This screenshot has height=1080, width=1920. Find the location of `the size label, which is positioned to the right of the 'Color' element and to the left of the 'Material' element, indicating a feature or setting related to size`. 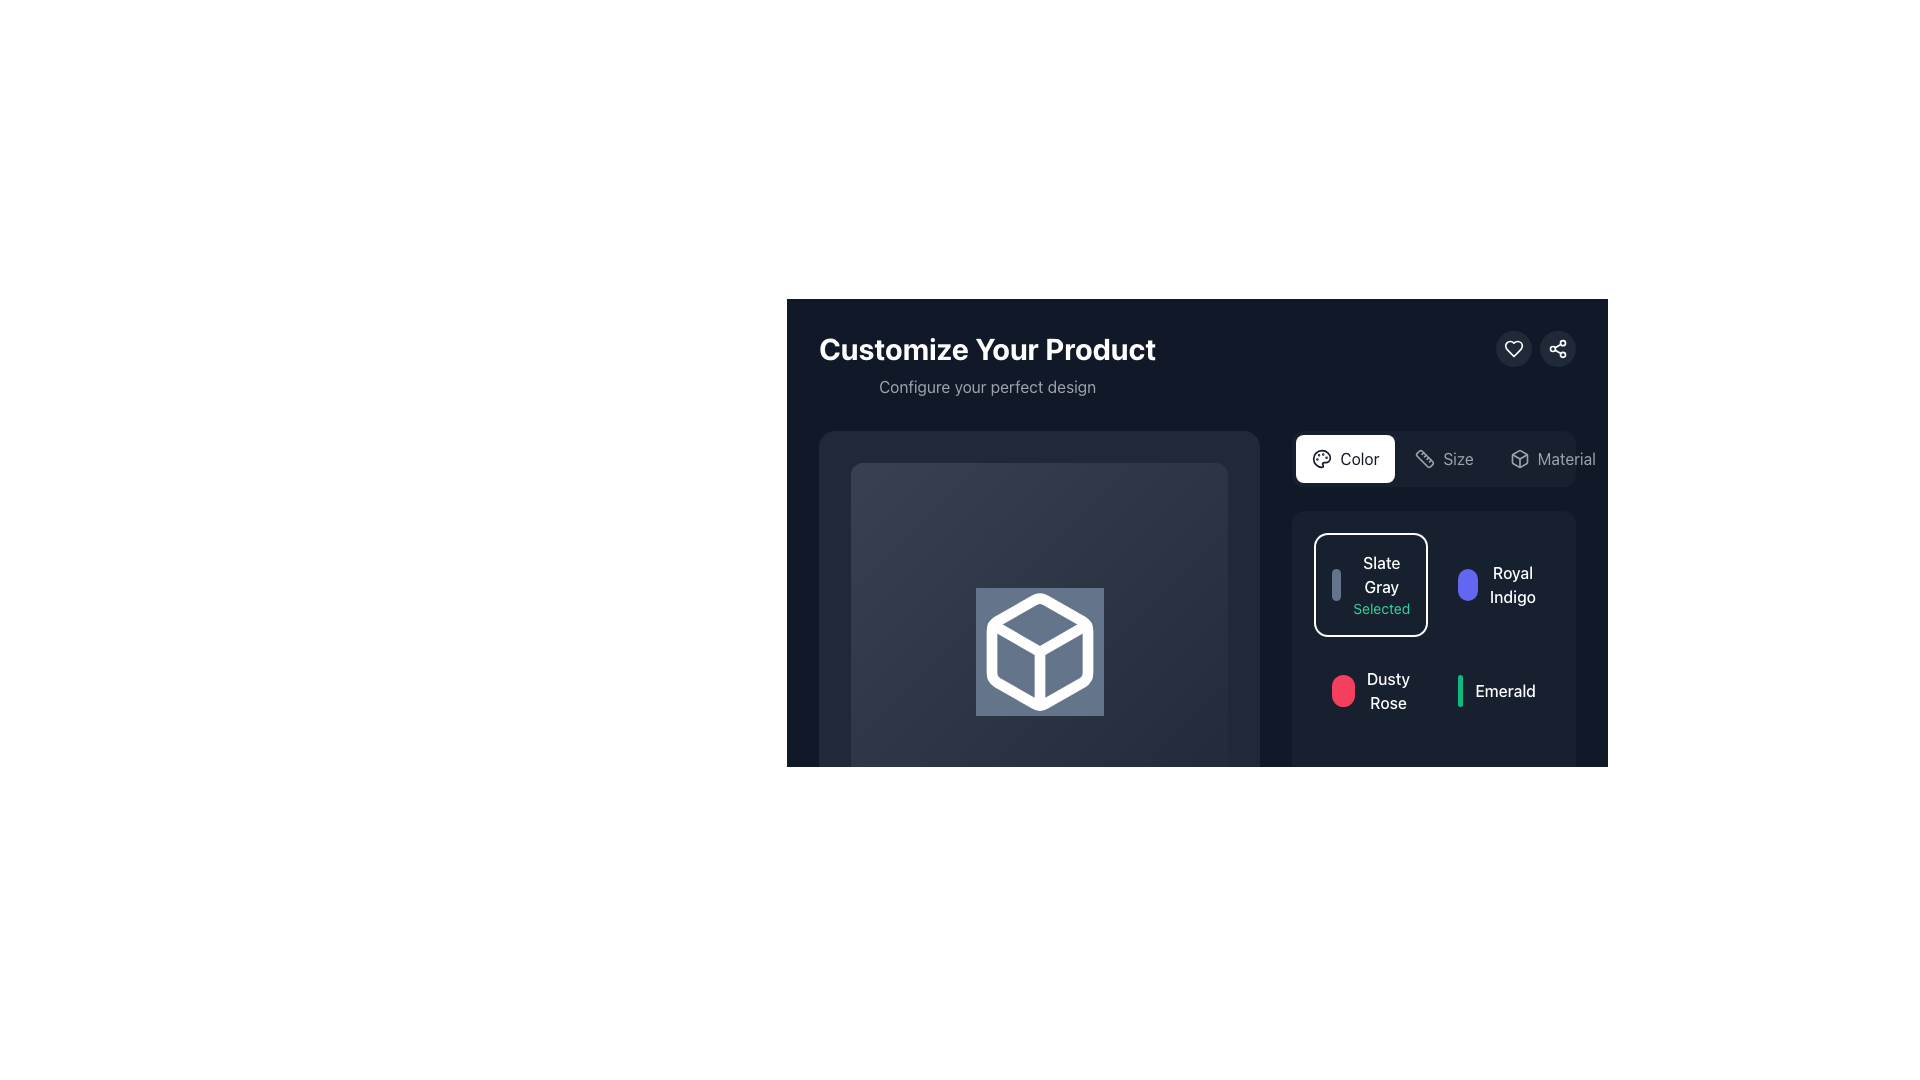

the size label, which is positioned to the right of the 'Color' element and to the left of the 'Material' element, indicating a feature or setting related to size is located at coordinates (1458, 459).